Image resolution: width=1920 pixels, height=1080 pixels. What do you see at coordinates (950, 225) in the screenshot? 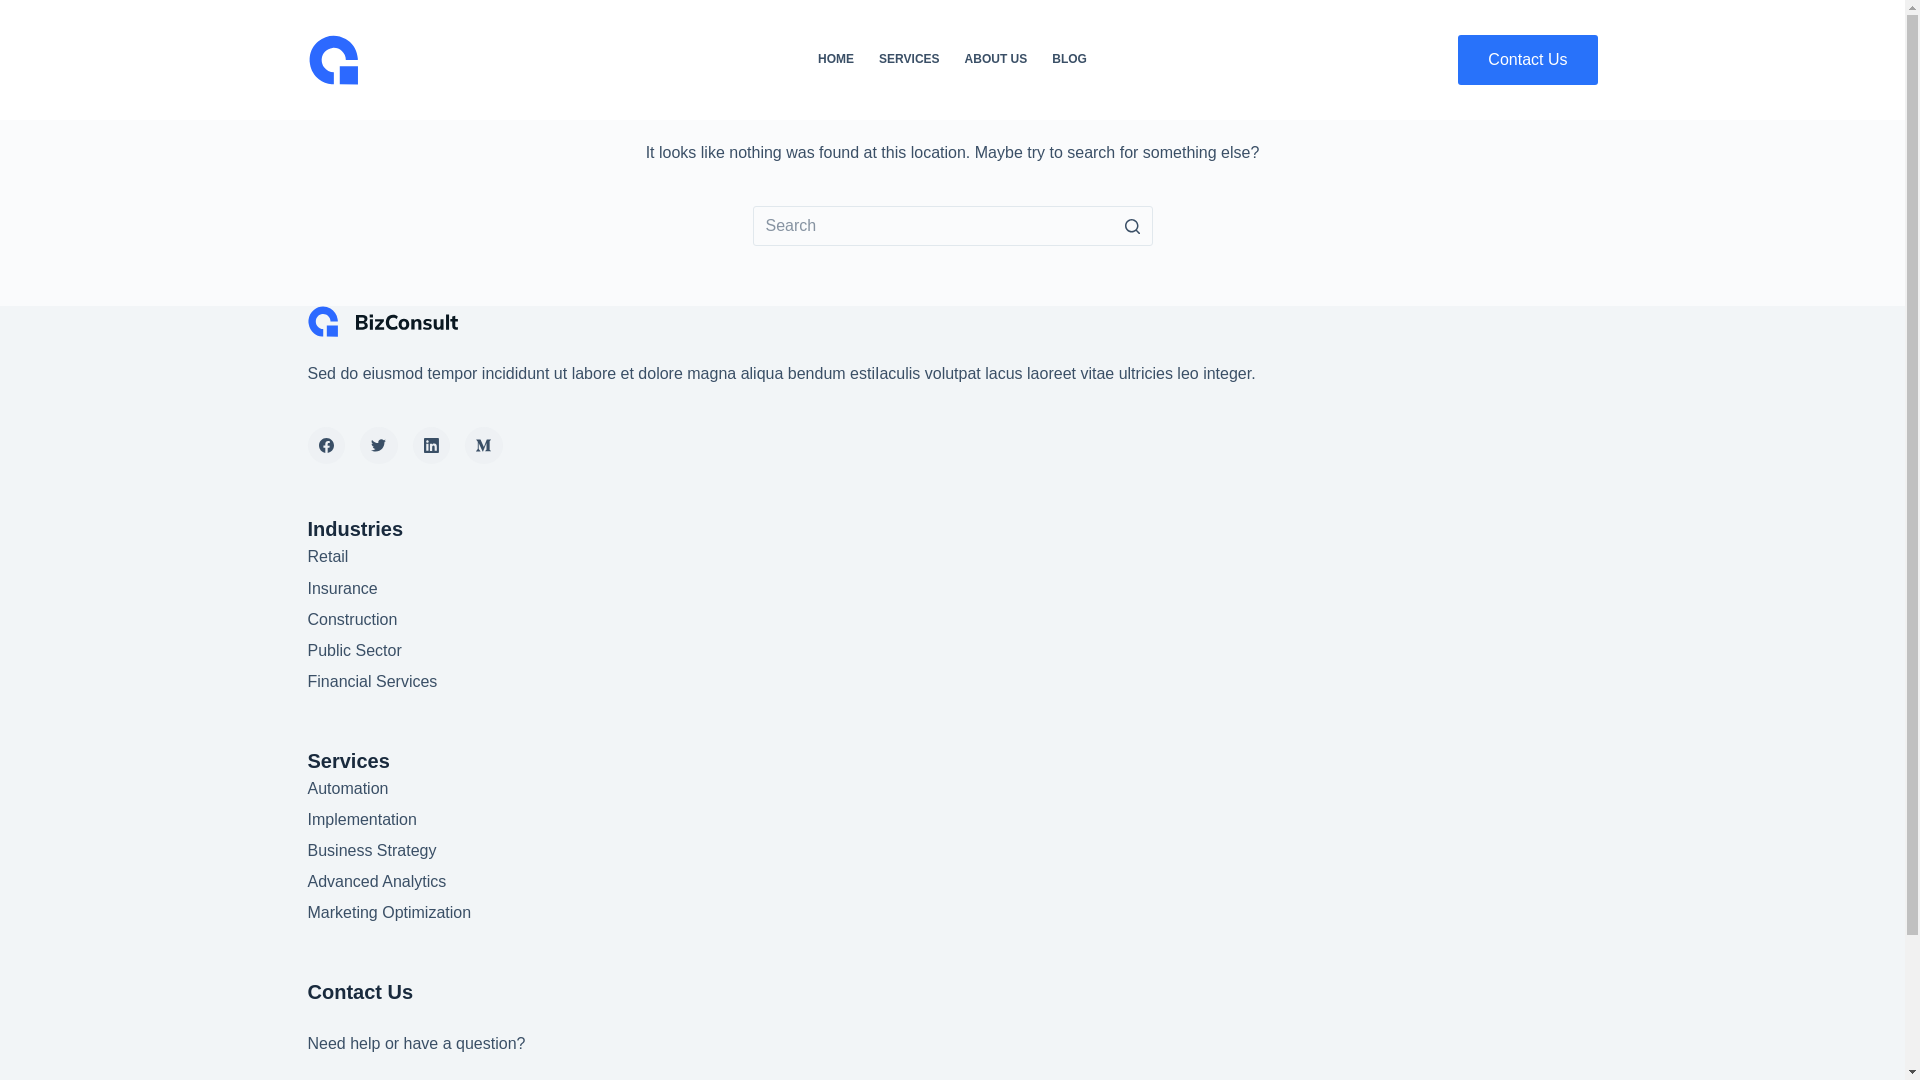
I see `'Search for...'` at bounding box center [950, 225].